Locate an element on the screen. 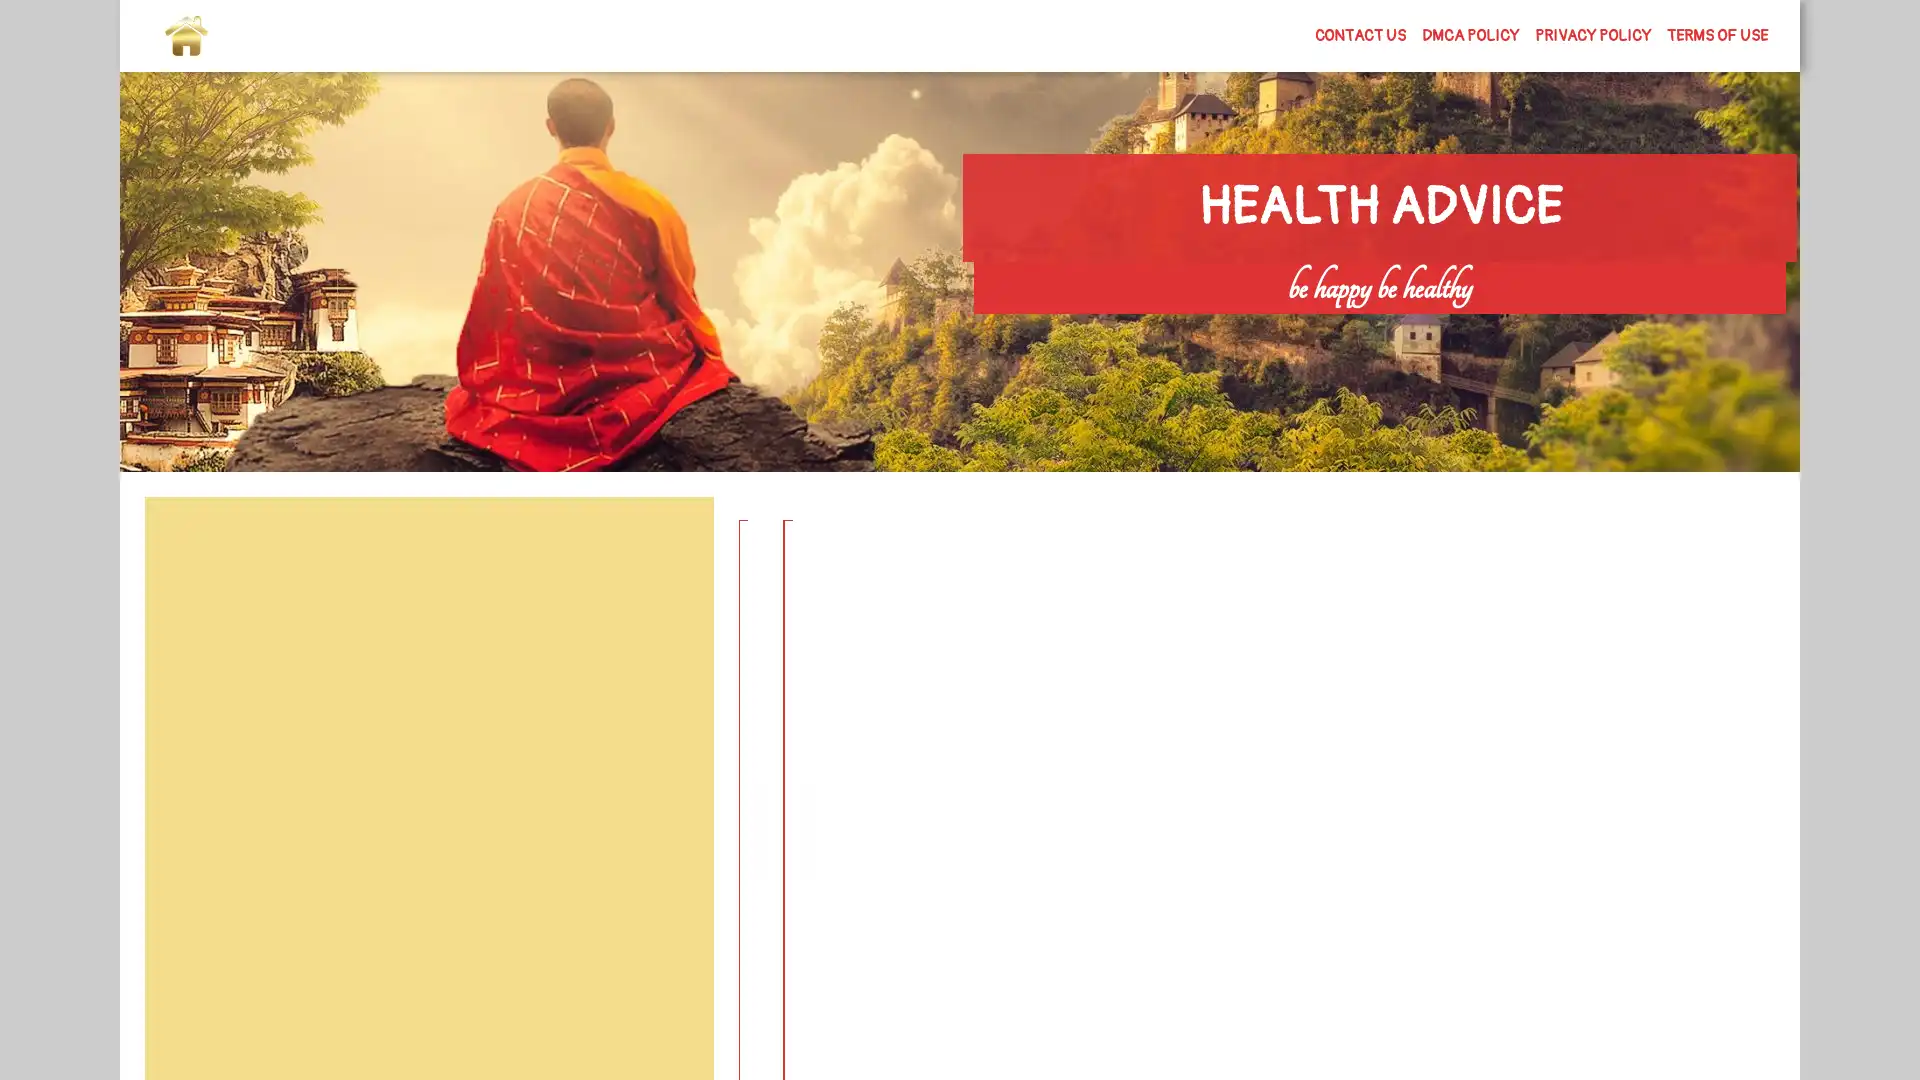  Search is located at coordinates (667, 545).